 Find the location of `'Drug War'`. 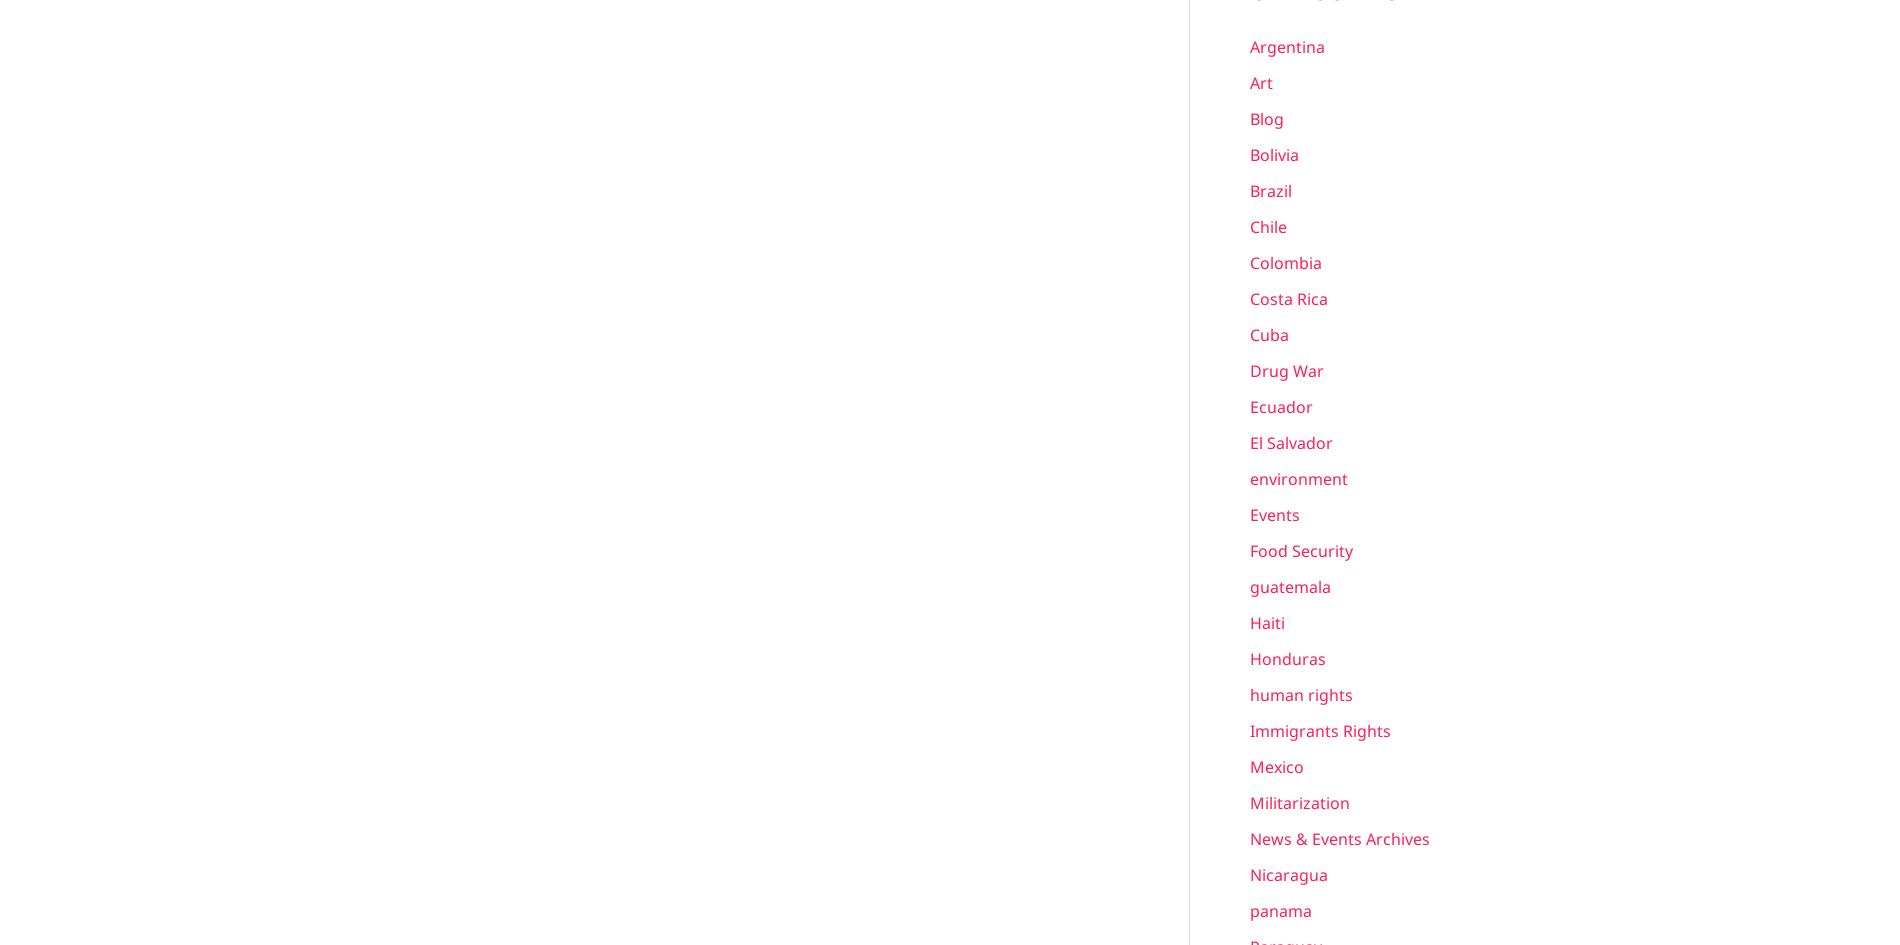

'Drug War' is located at coordinates (1286, 370).